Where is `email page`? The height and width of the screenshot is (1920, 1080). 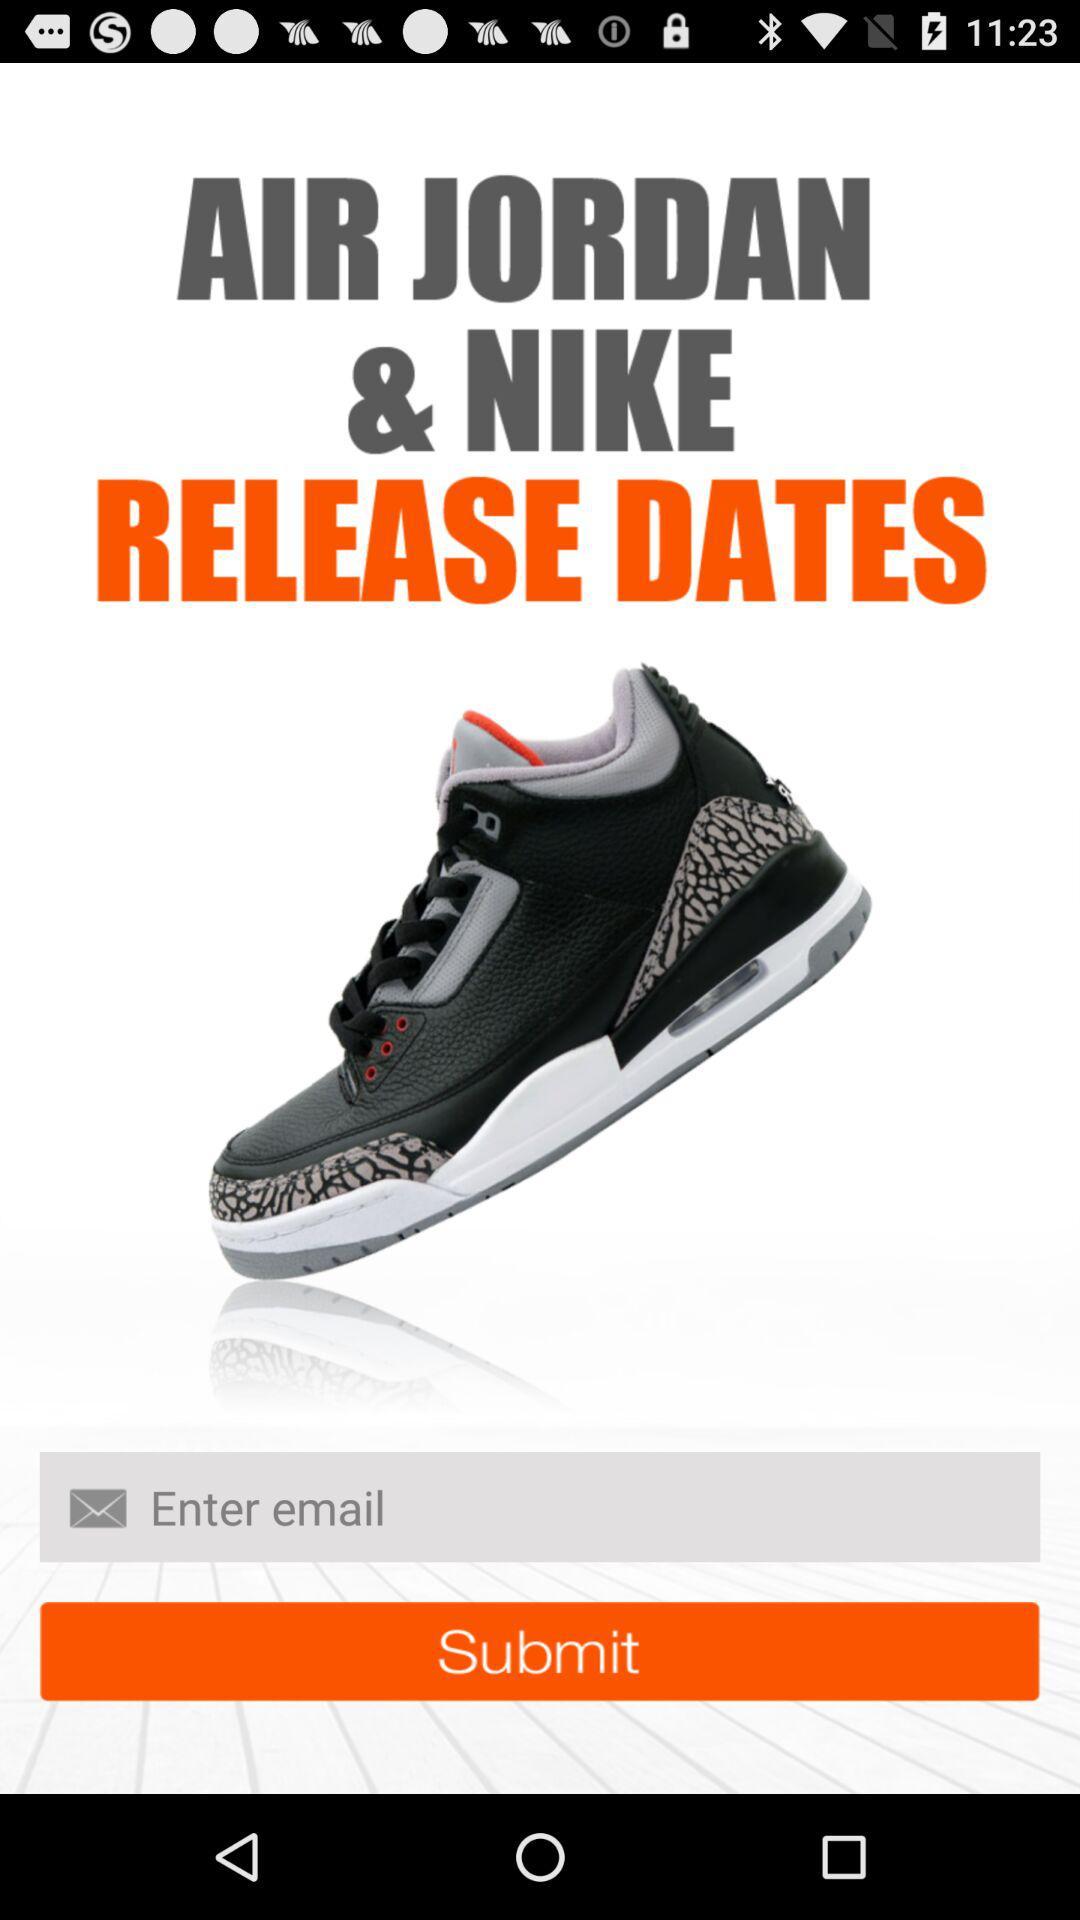
email page is located at coordinates (540, 1507).